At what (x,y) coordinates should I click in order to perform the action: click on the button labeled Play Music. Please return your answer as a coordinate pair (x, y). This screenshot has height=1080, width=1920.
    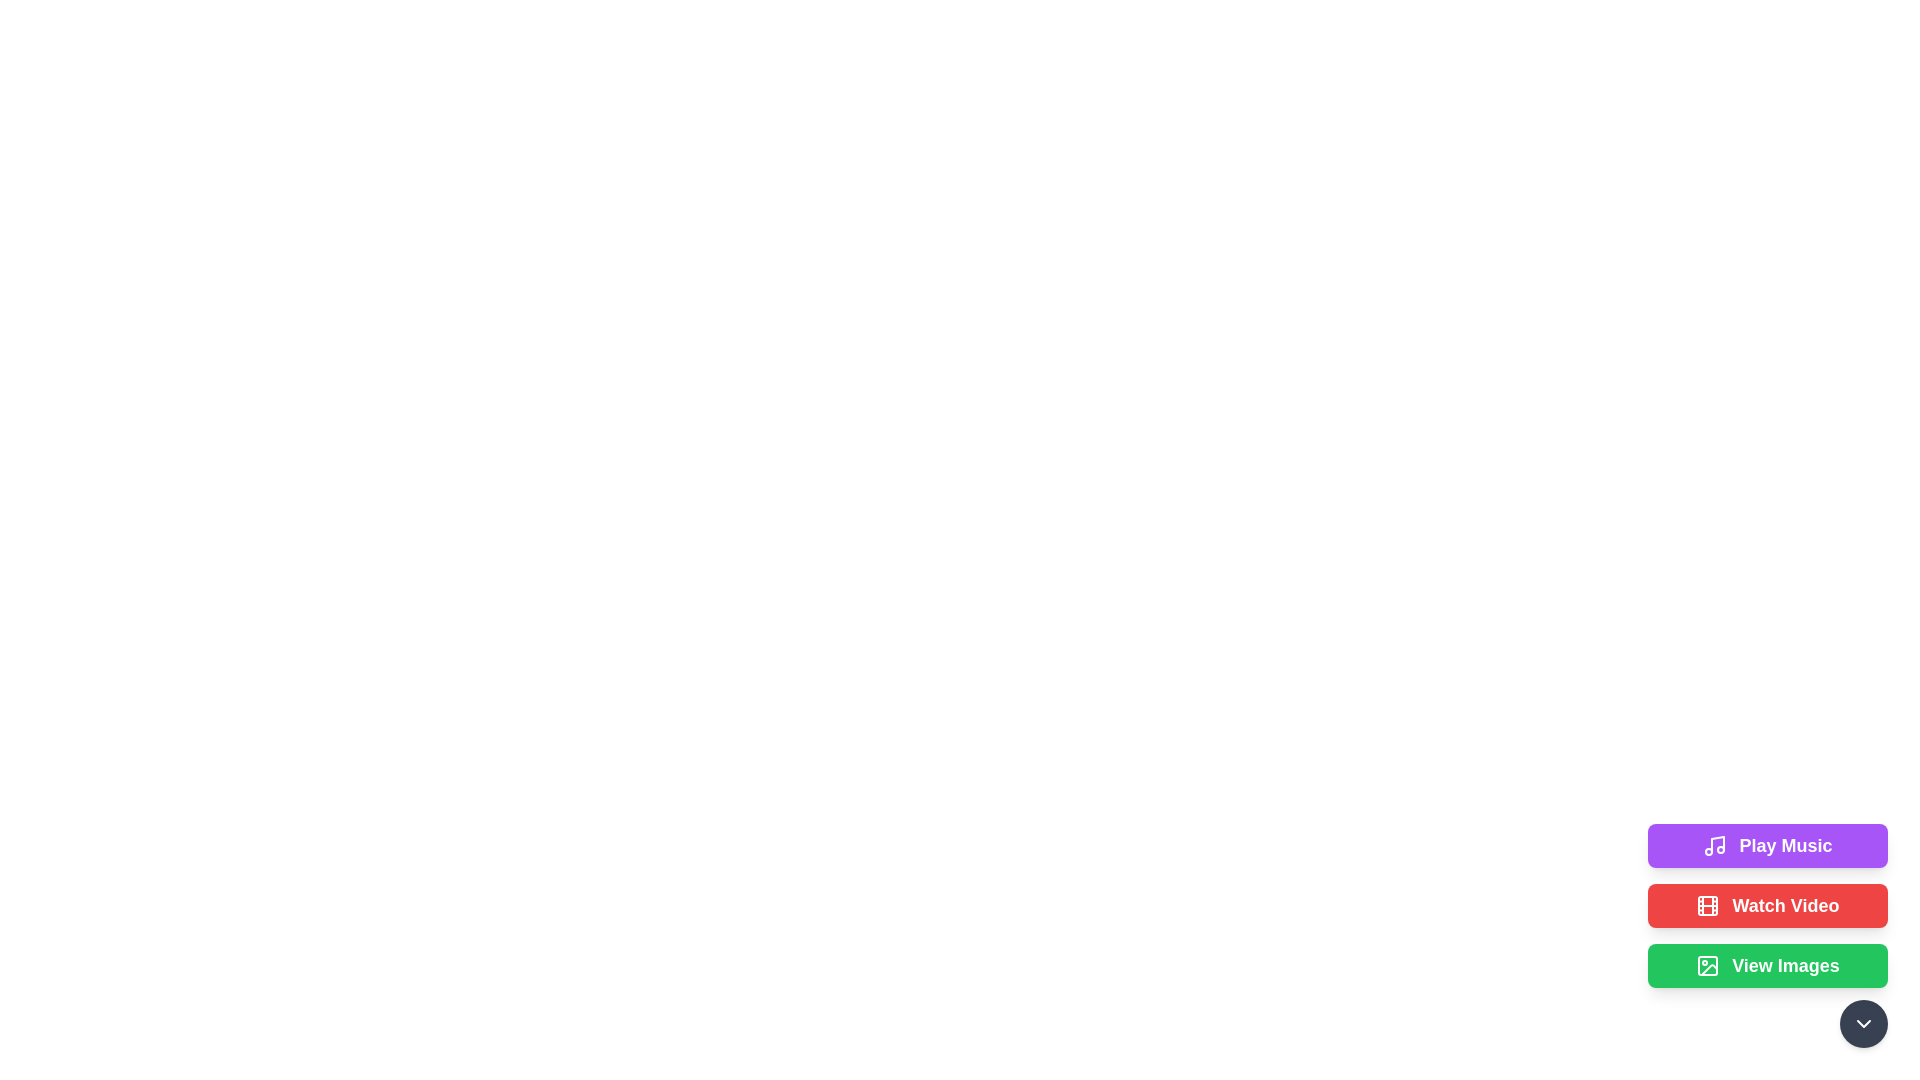
    Looking at the image, I should click on (1767, 845).